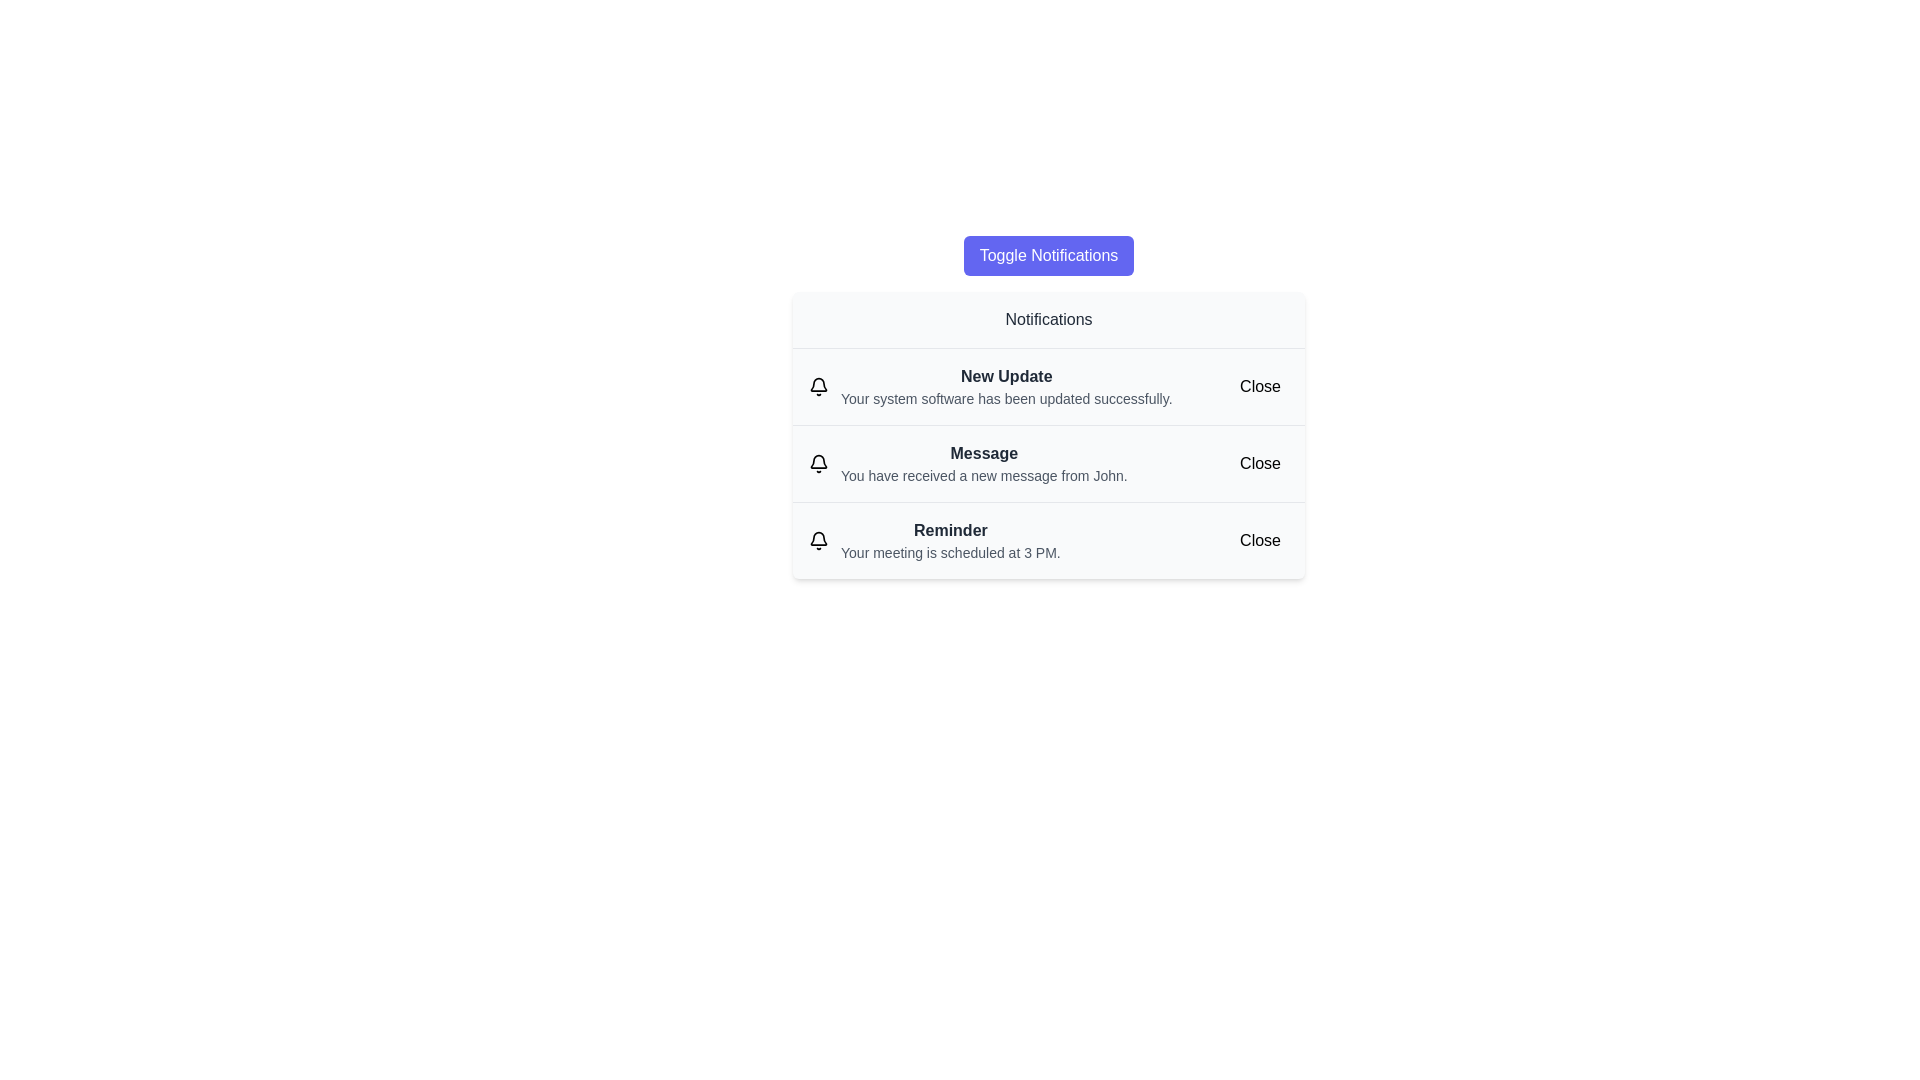 The width and height of the screenshot is (1920, 1080). Describe the element at coordinates (1048, 463) in the screenshot. I see `the Notification item that contains the bold headline 'Message' and the text 'You have received a new message from John.'` at that location.